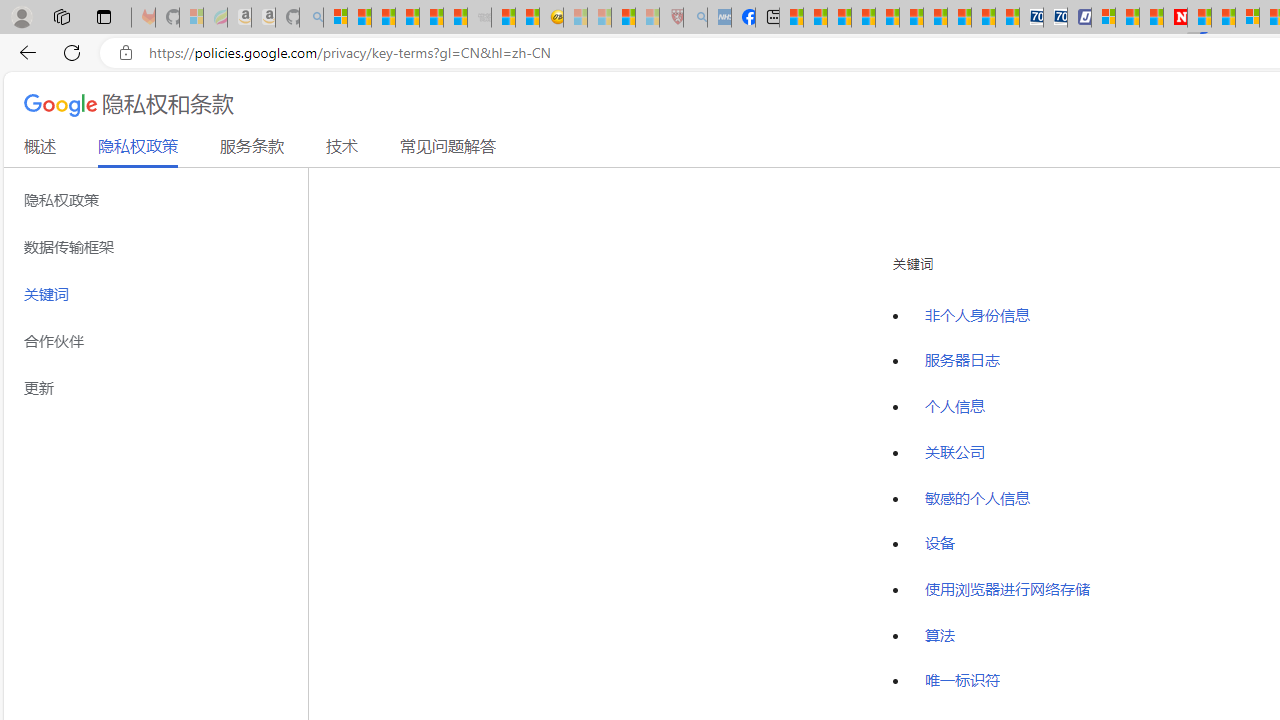 The image size is (1280, 720). I want to click on 'Climate Damage Becomes Too Severe To Reverse', so click(864, 17).